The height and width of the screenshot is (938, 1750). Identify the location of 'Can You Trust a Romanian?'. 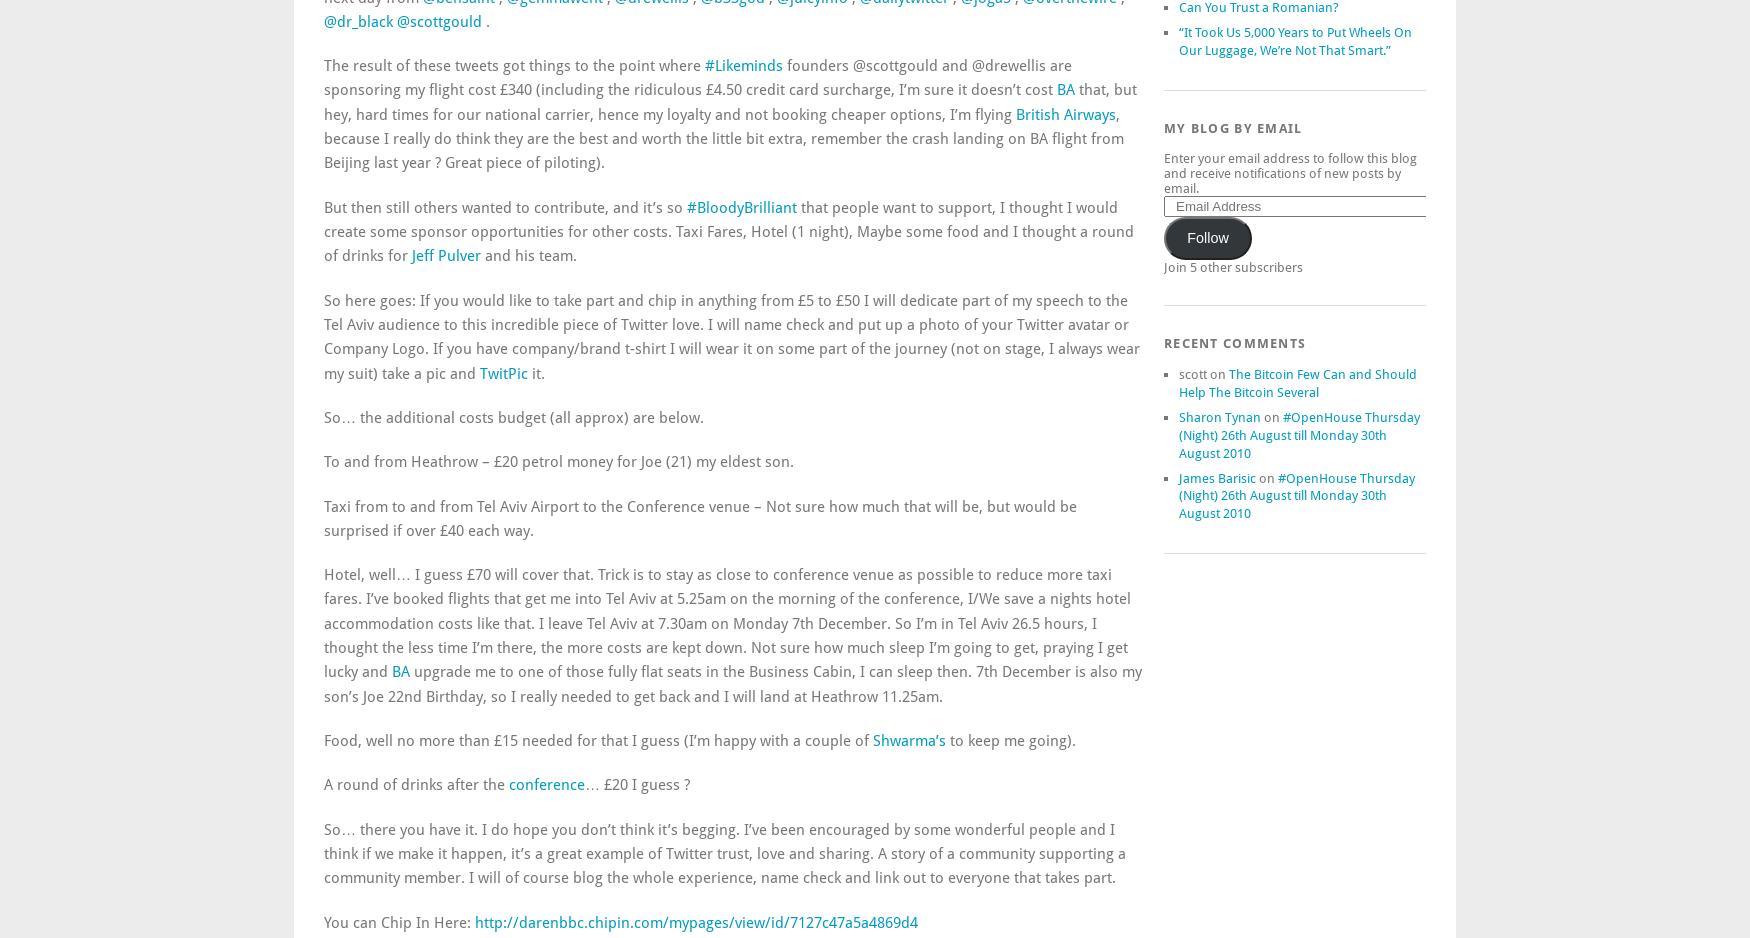
(1257, 7).